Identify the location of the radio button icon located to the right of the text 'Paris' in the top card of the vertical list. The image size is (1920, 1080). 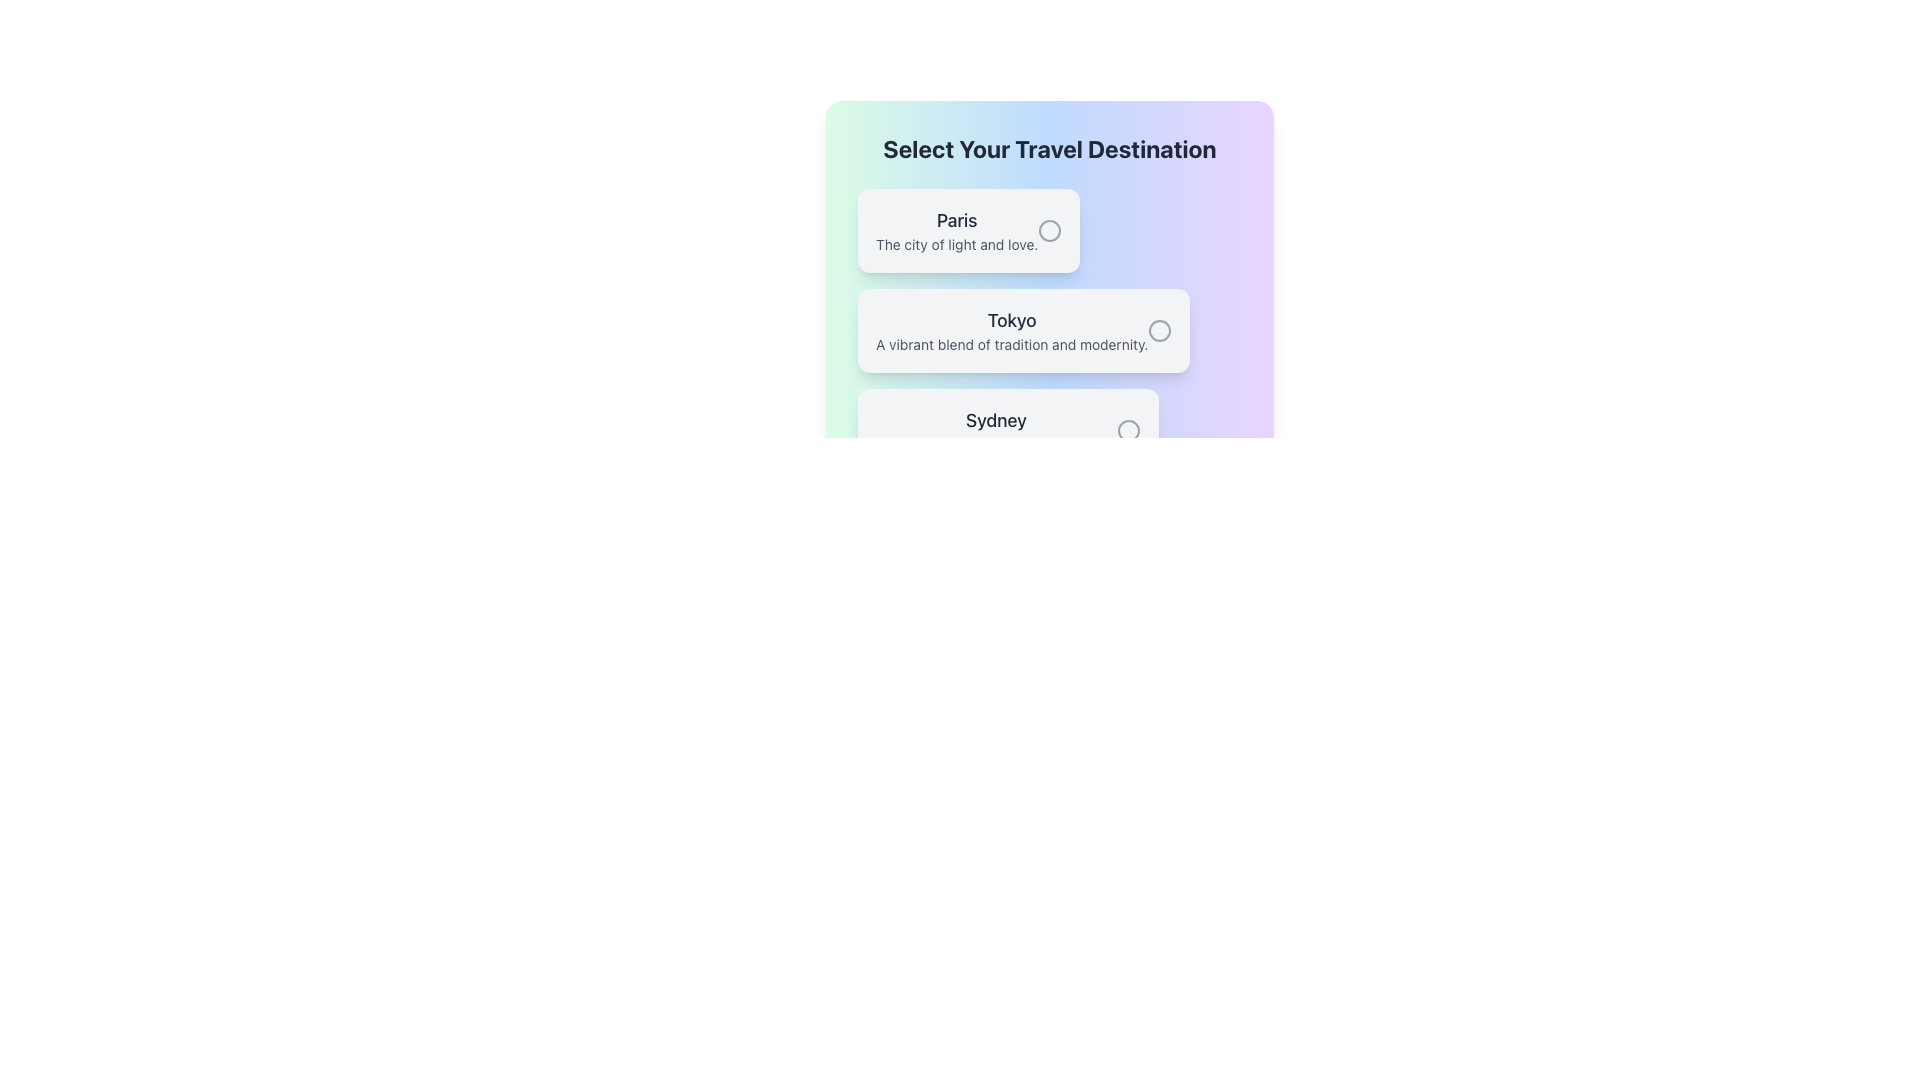
(1049, 230).